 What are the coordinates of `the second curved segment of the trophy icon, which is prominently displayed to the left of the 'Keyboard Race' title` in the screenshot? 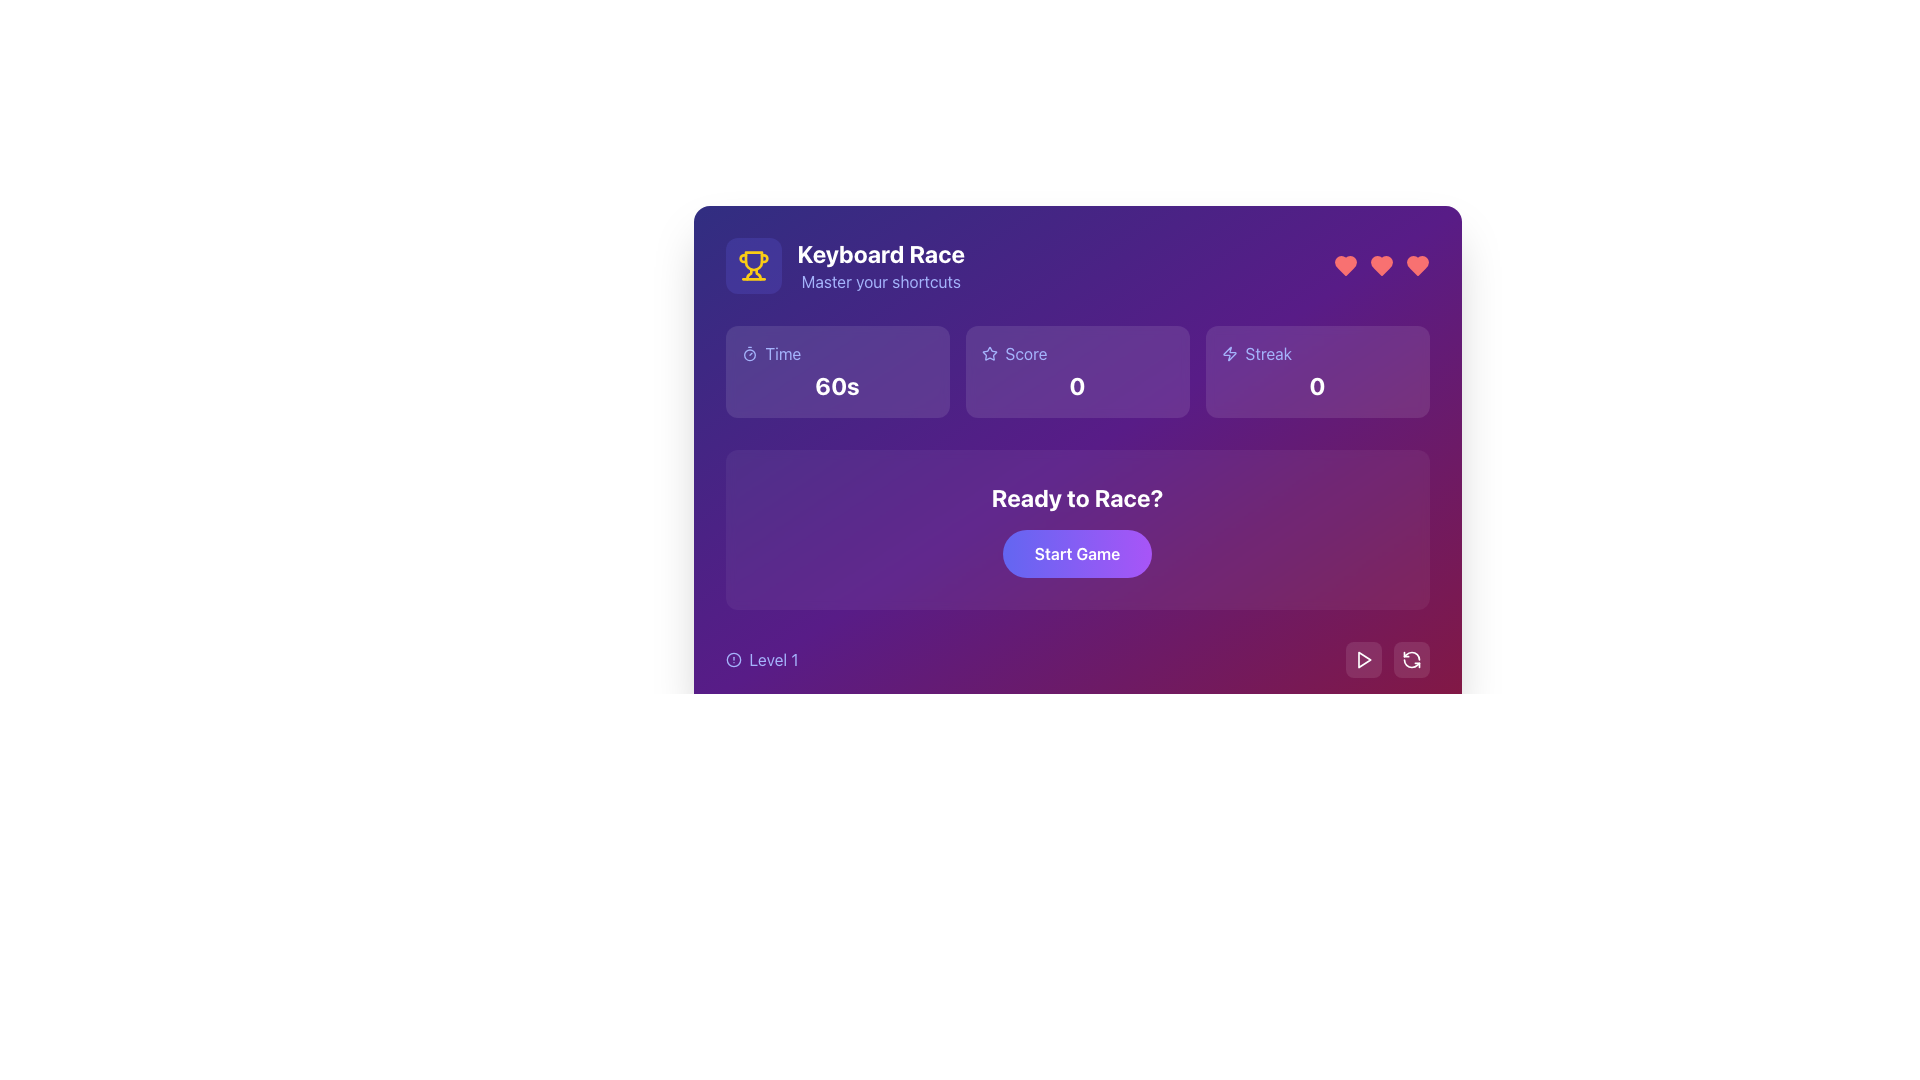 It's located at (747, 274).